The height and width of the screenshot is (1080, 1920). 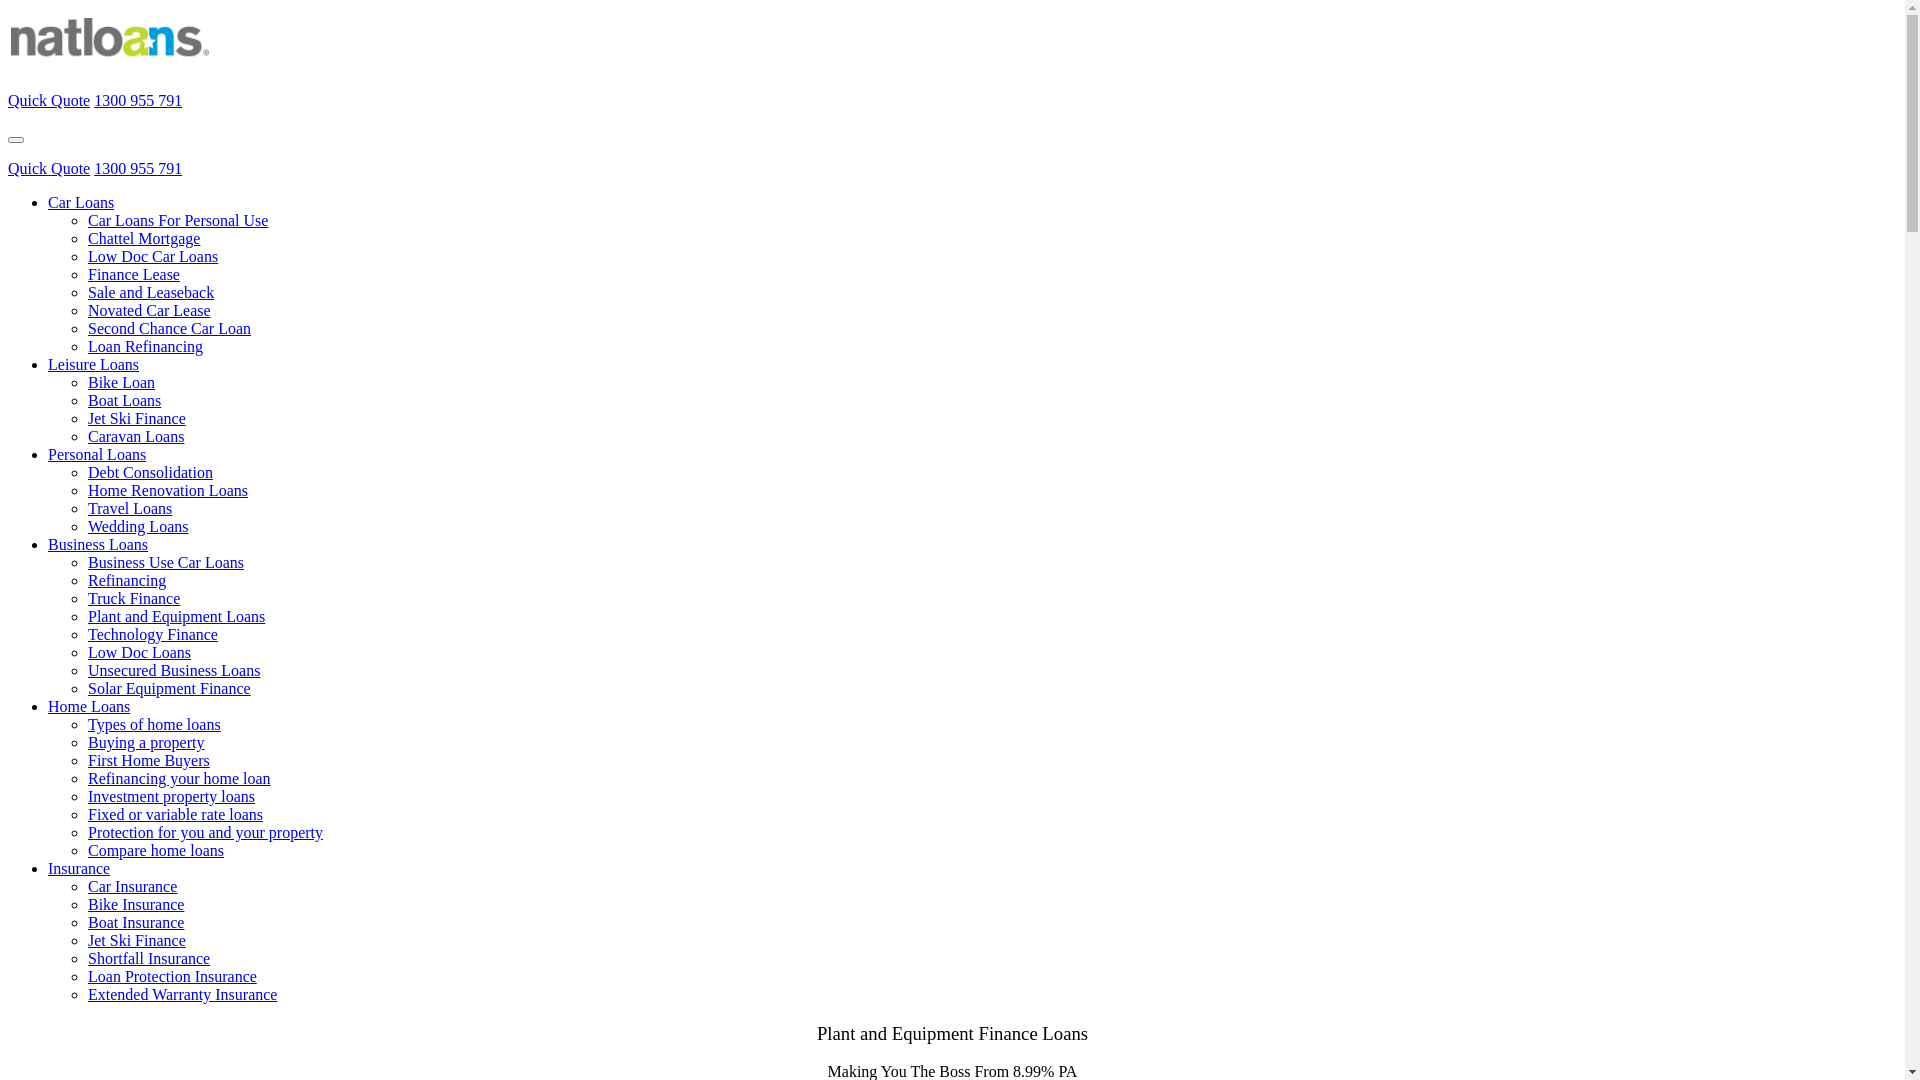 I want to click on 'Truck Finance', so click(x=133, y=597).